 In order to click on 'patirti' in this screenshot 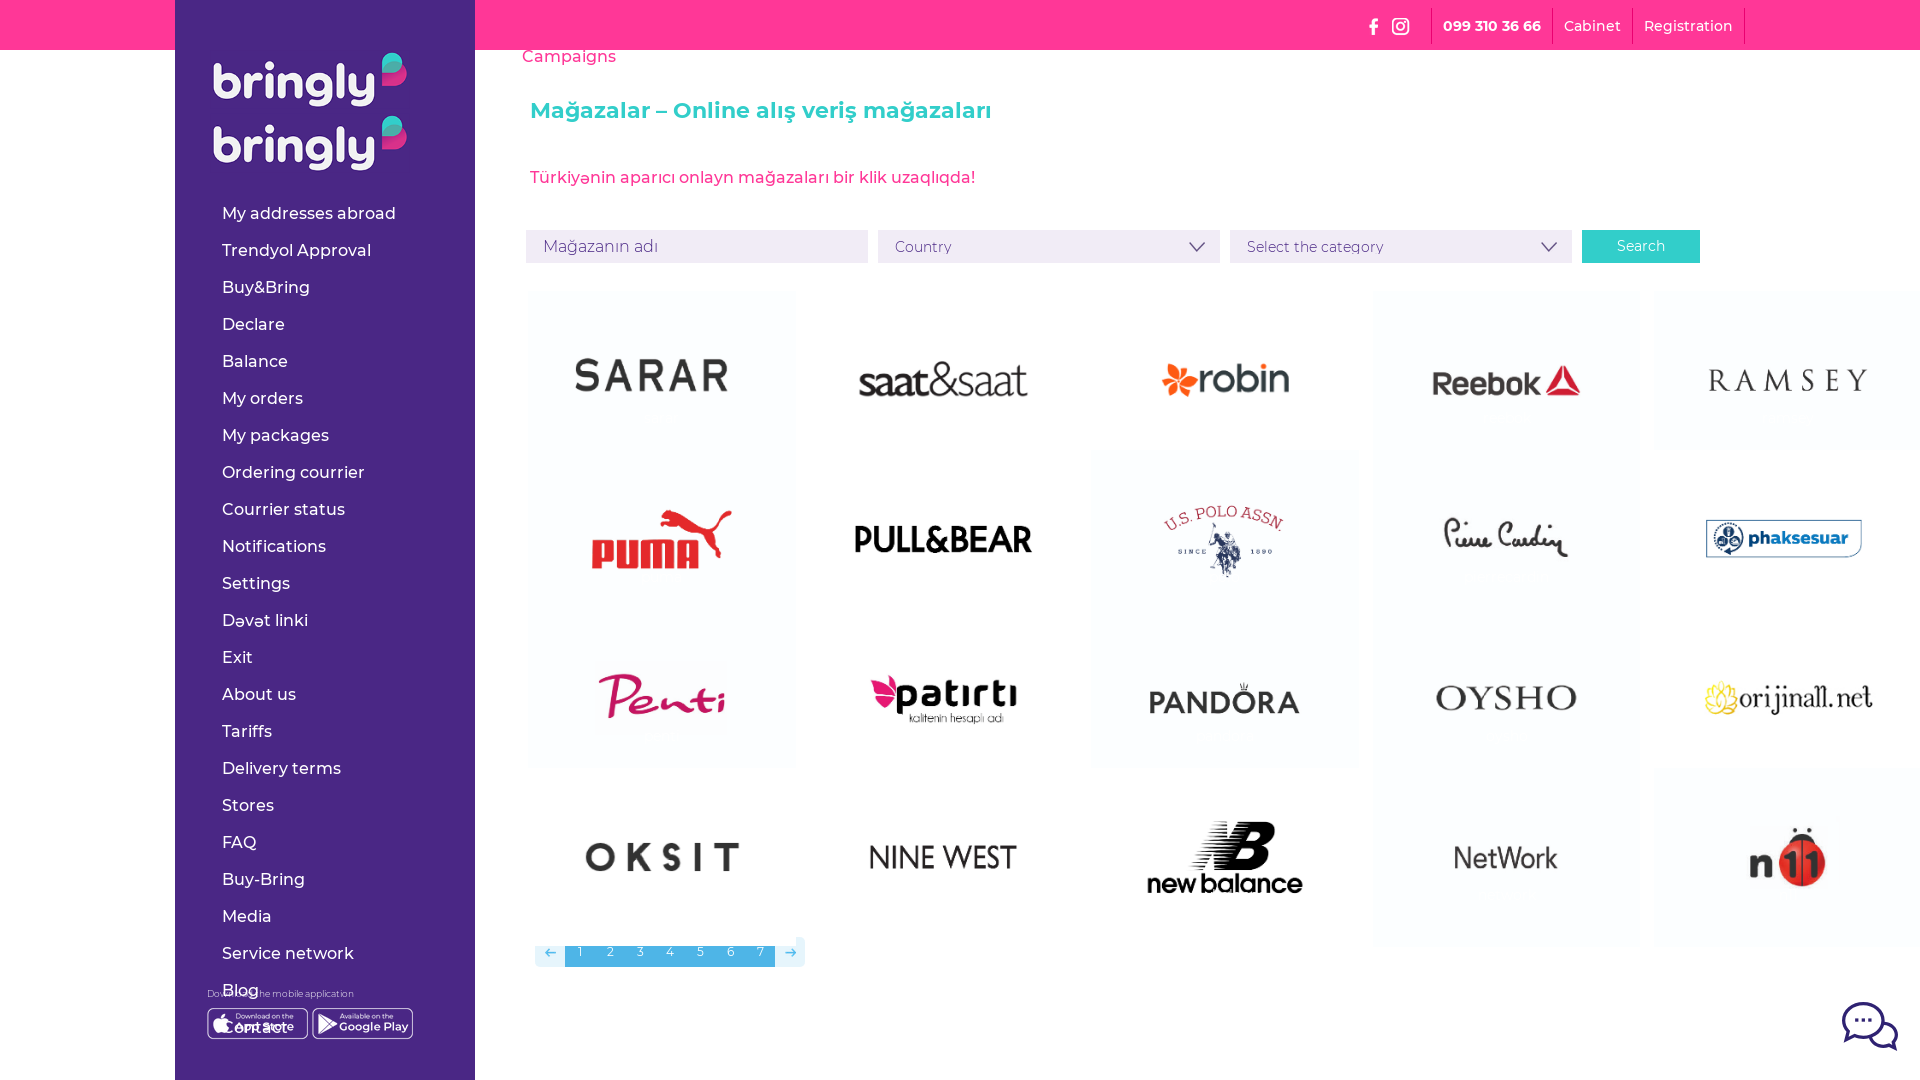, I will do `click(943, 736)`.